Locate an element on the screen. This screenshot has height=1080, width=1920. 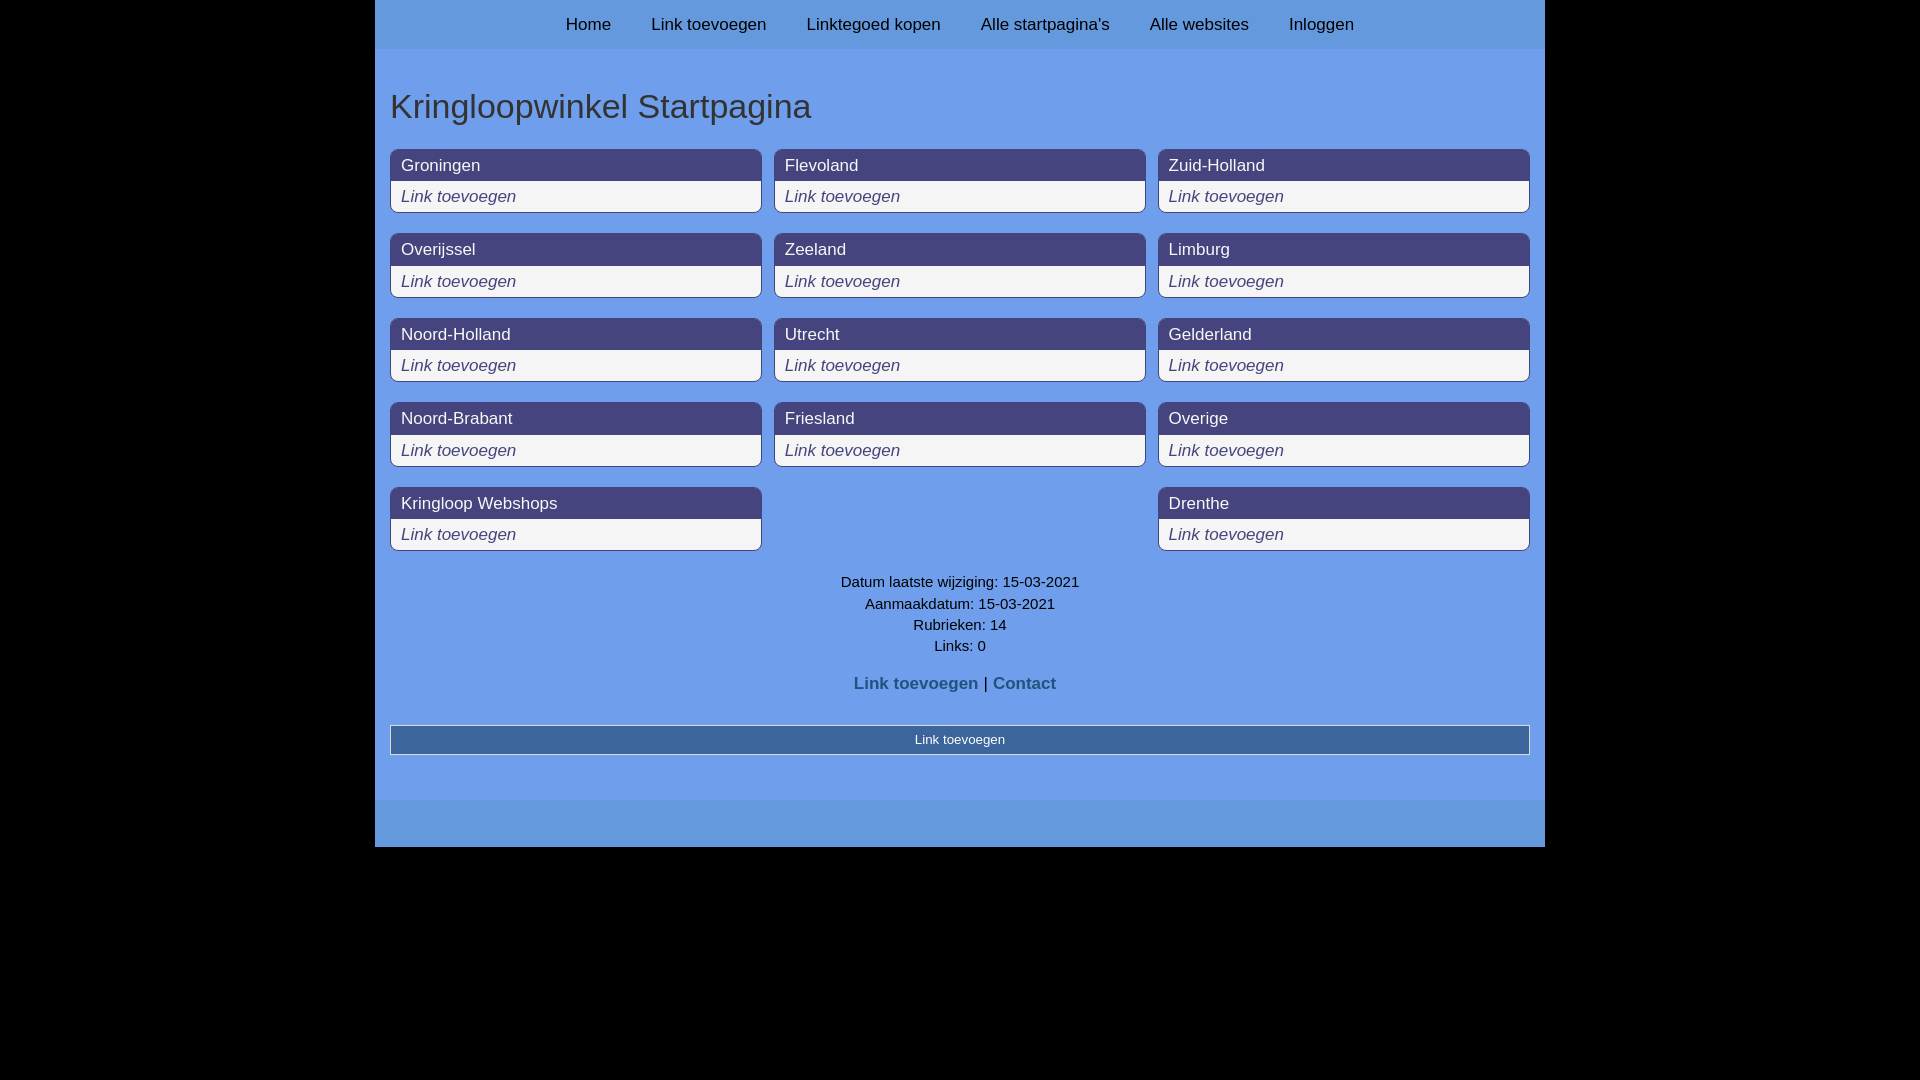
'Alle startpagina's' is located at coordinates (1044, 24).